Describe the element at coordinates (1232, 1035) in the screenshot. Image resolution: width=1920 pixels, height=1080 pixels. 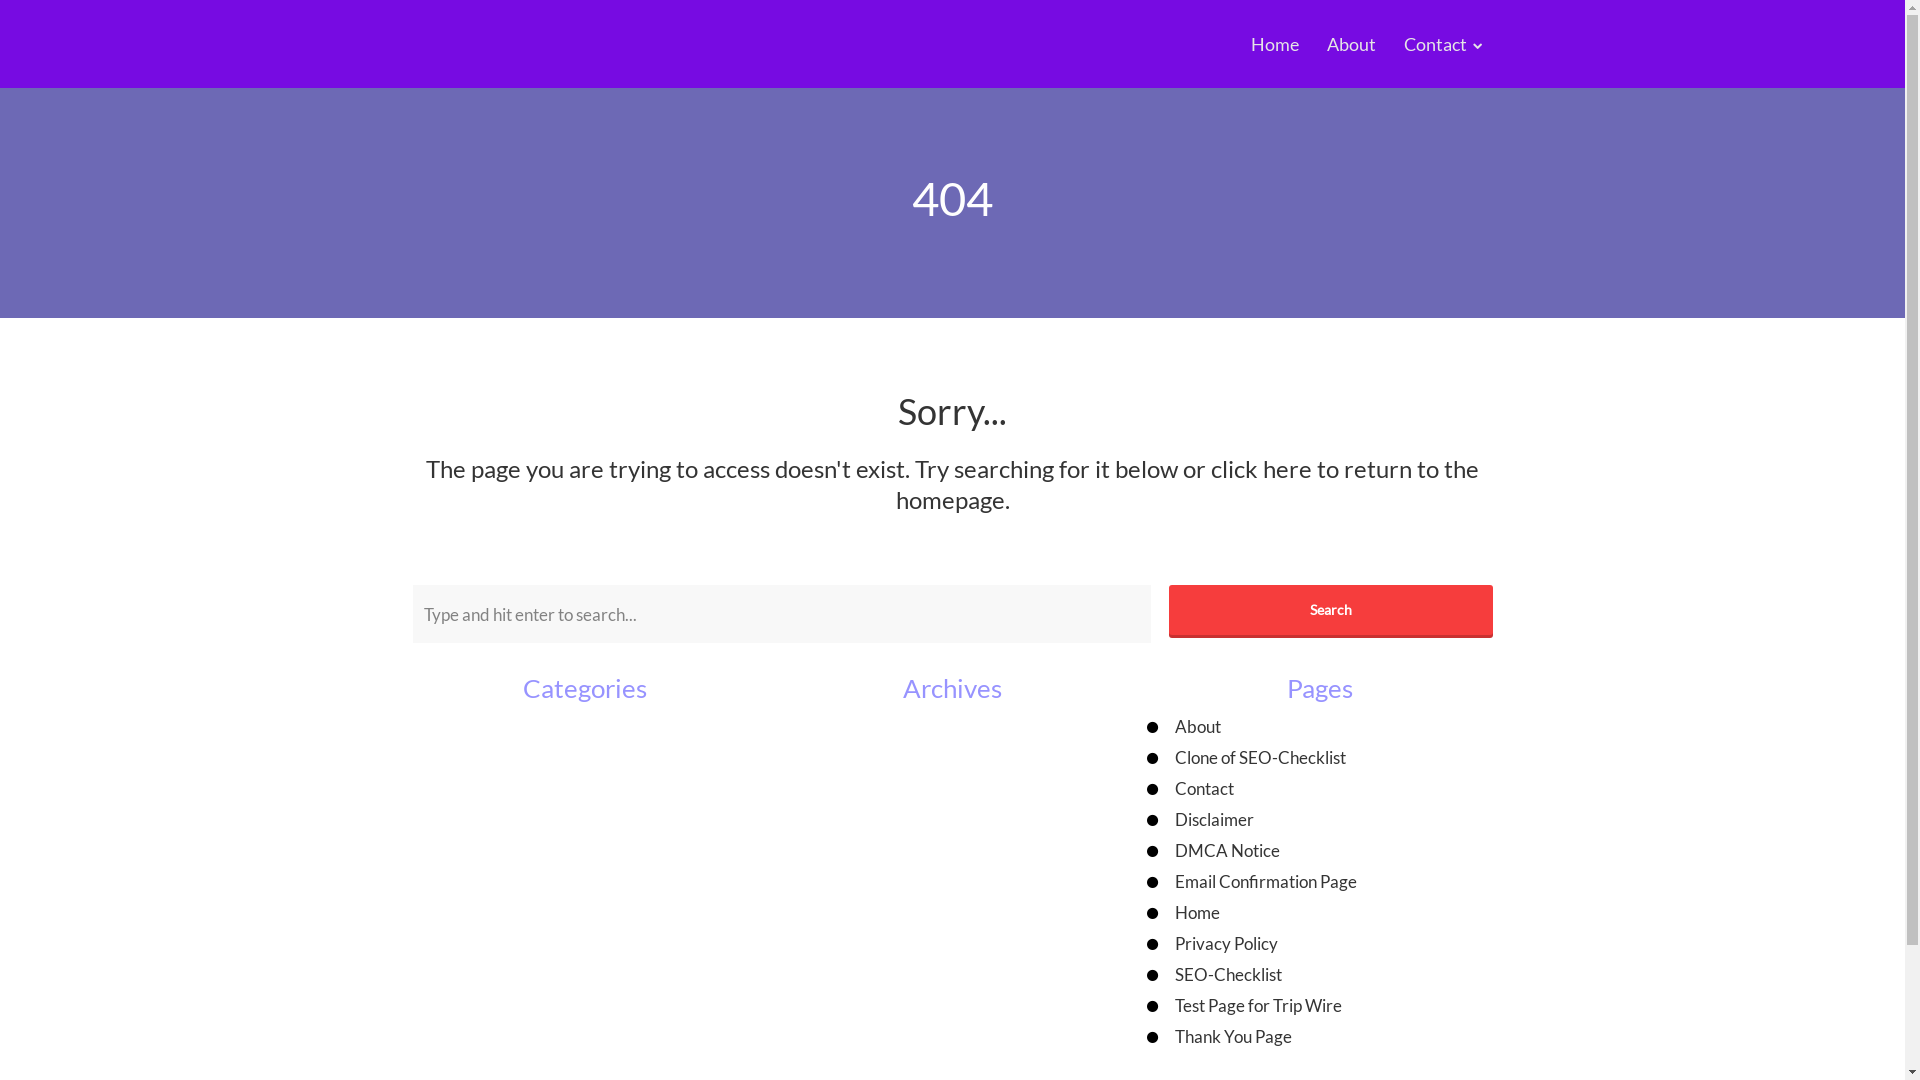
I see `'Thank You Page'` at that location.